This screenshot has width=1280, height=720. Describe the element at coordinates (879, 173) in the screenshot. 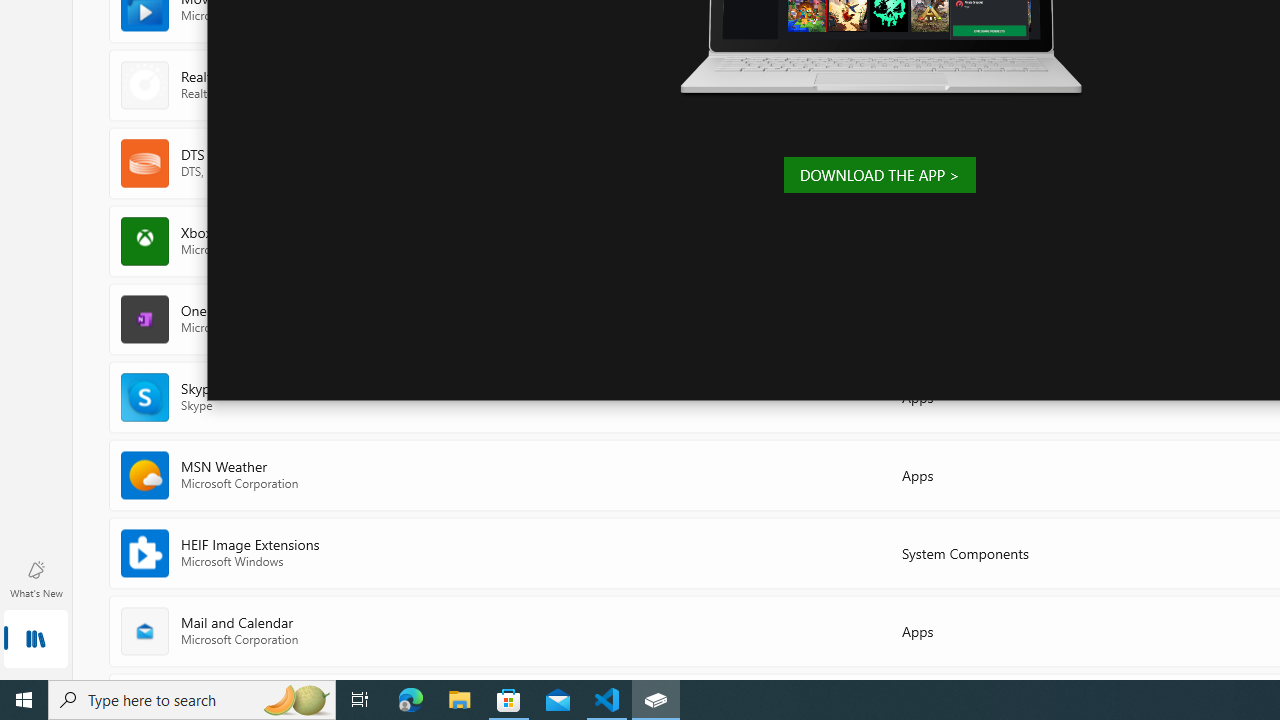

I see `'DOWNLOAD THE APP >'` at that location.